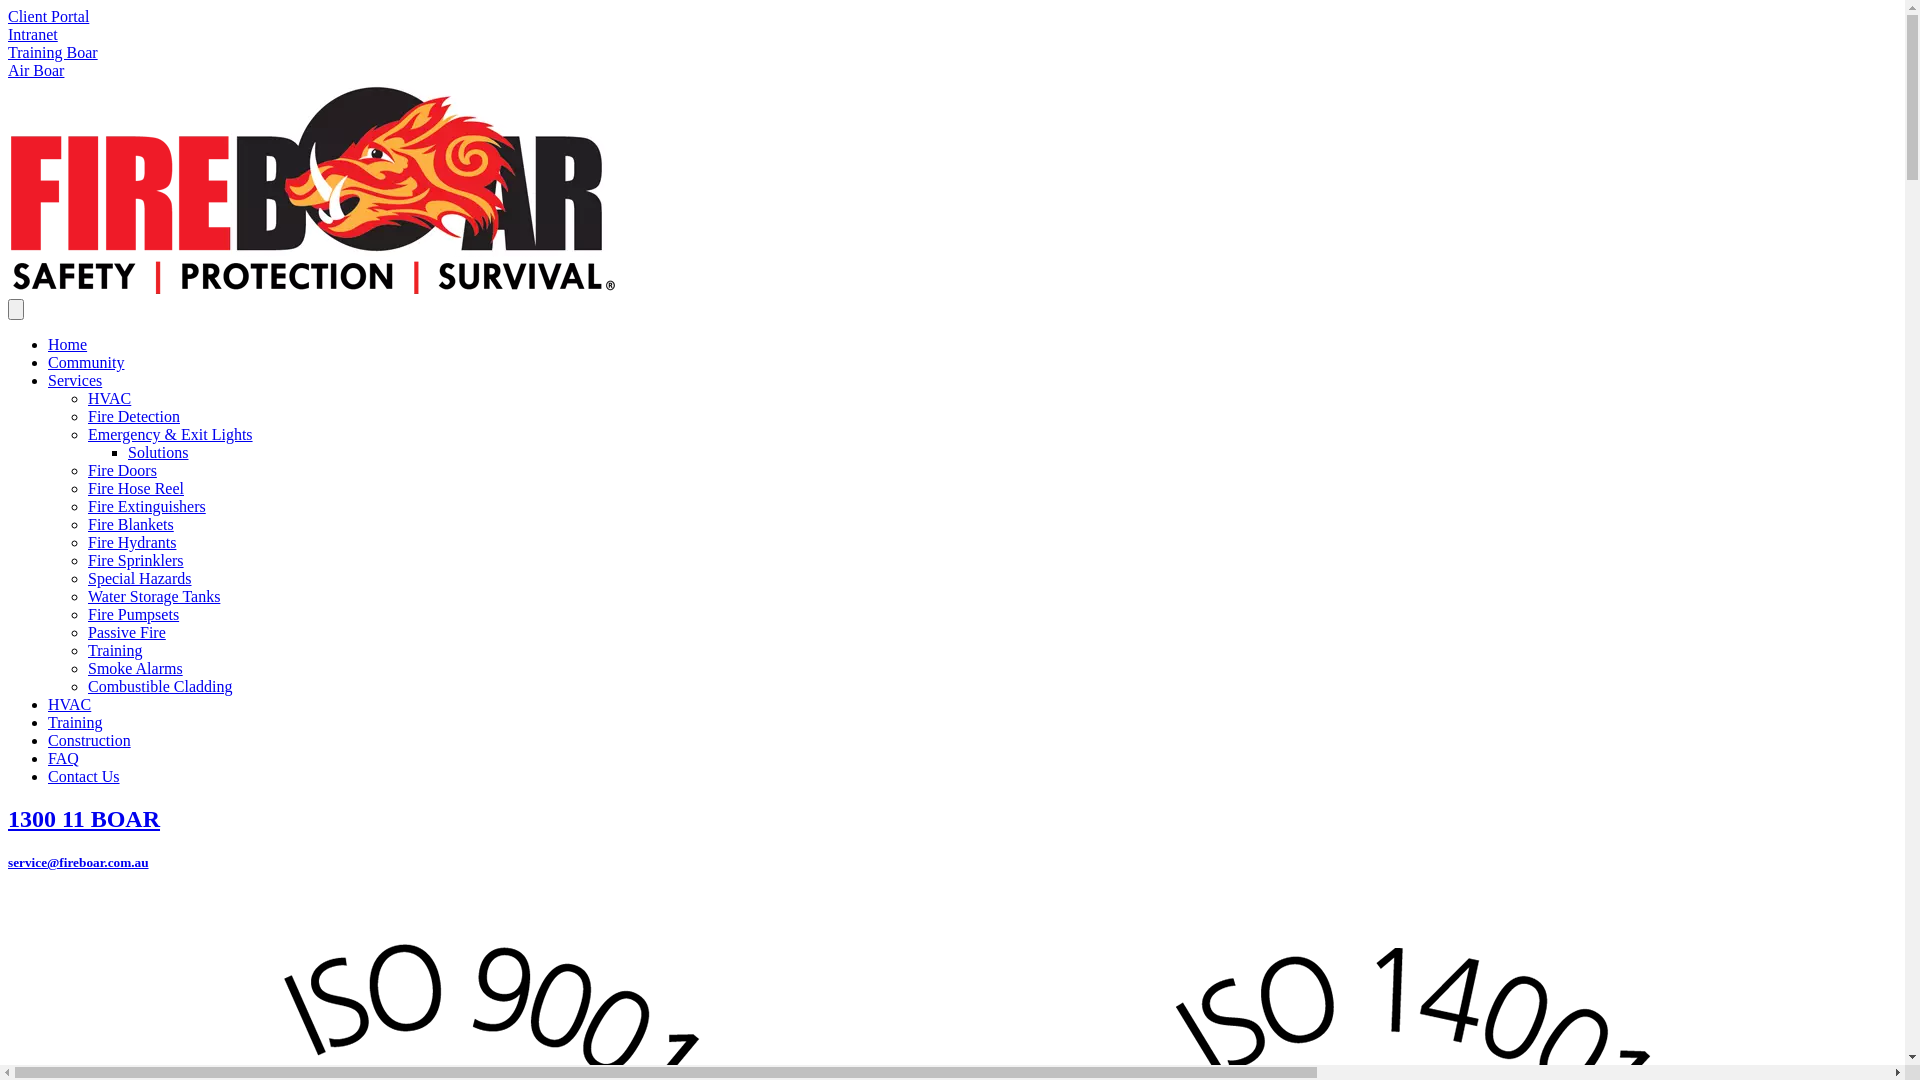 The height and width of the screenshot is (1080, 1920). I want to click on 'Solutions', so click(157, 452).